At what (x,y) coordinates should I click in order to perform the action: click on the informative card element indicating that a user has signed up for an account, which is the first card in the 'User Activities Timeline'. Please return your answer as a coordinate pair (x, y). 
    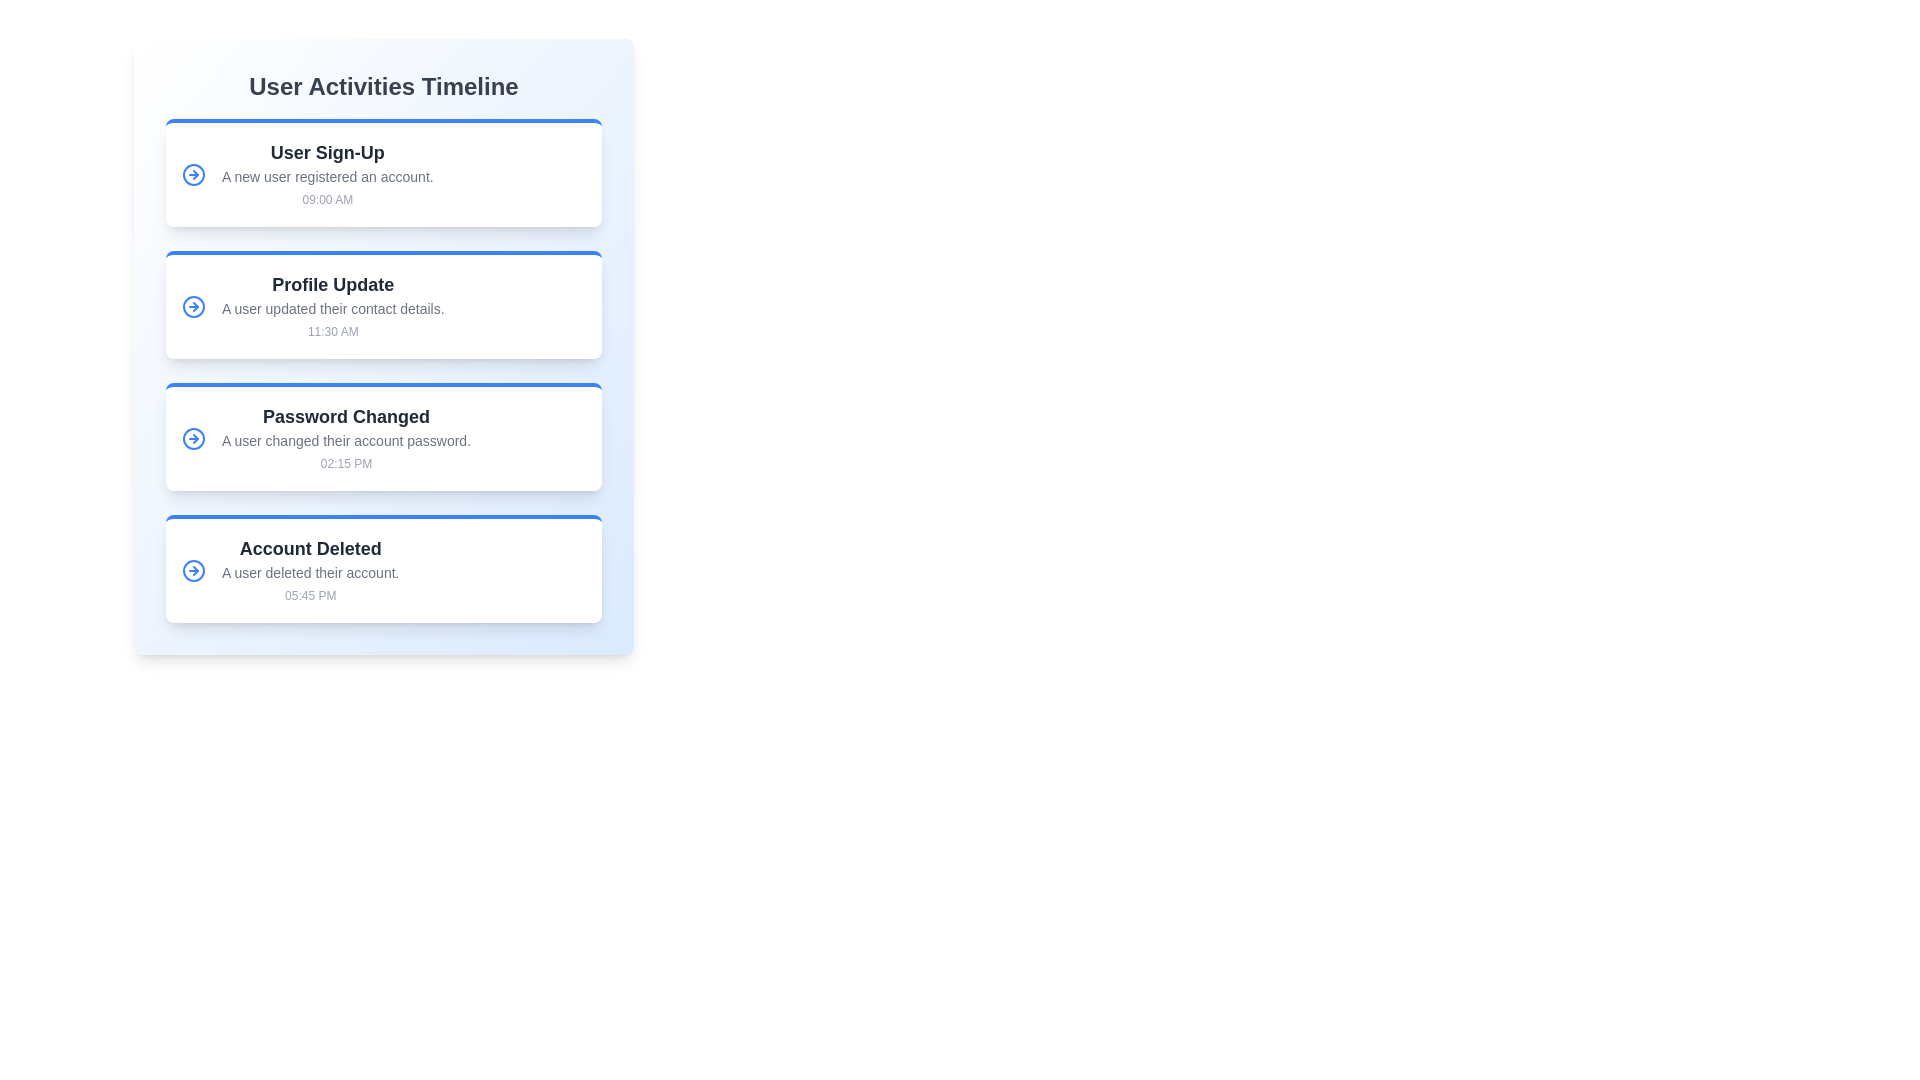
    Looking at the image, I should click on (384, 172).